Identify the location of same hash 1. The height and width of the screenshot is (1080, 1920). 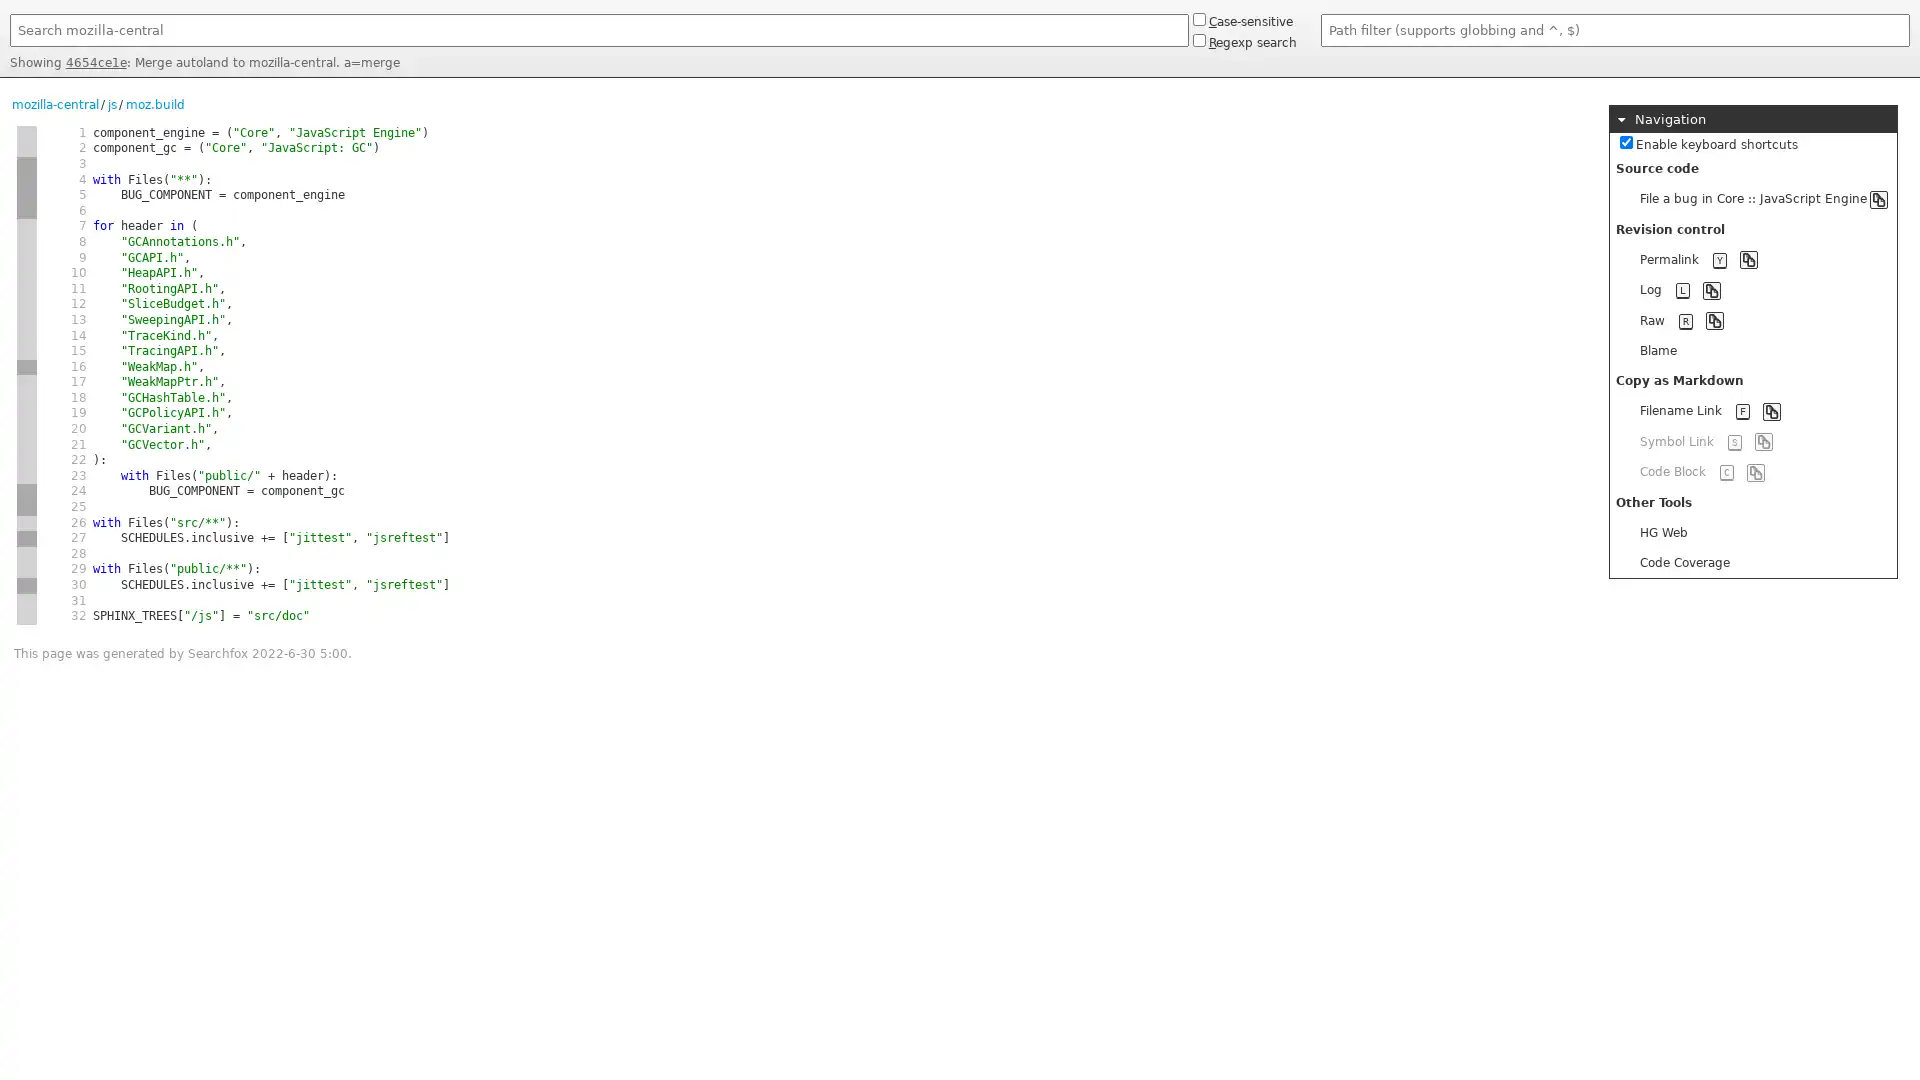
(27, 319).